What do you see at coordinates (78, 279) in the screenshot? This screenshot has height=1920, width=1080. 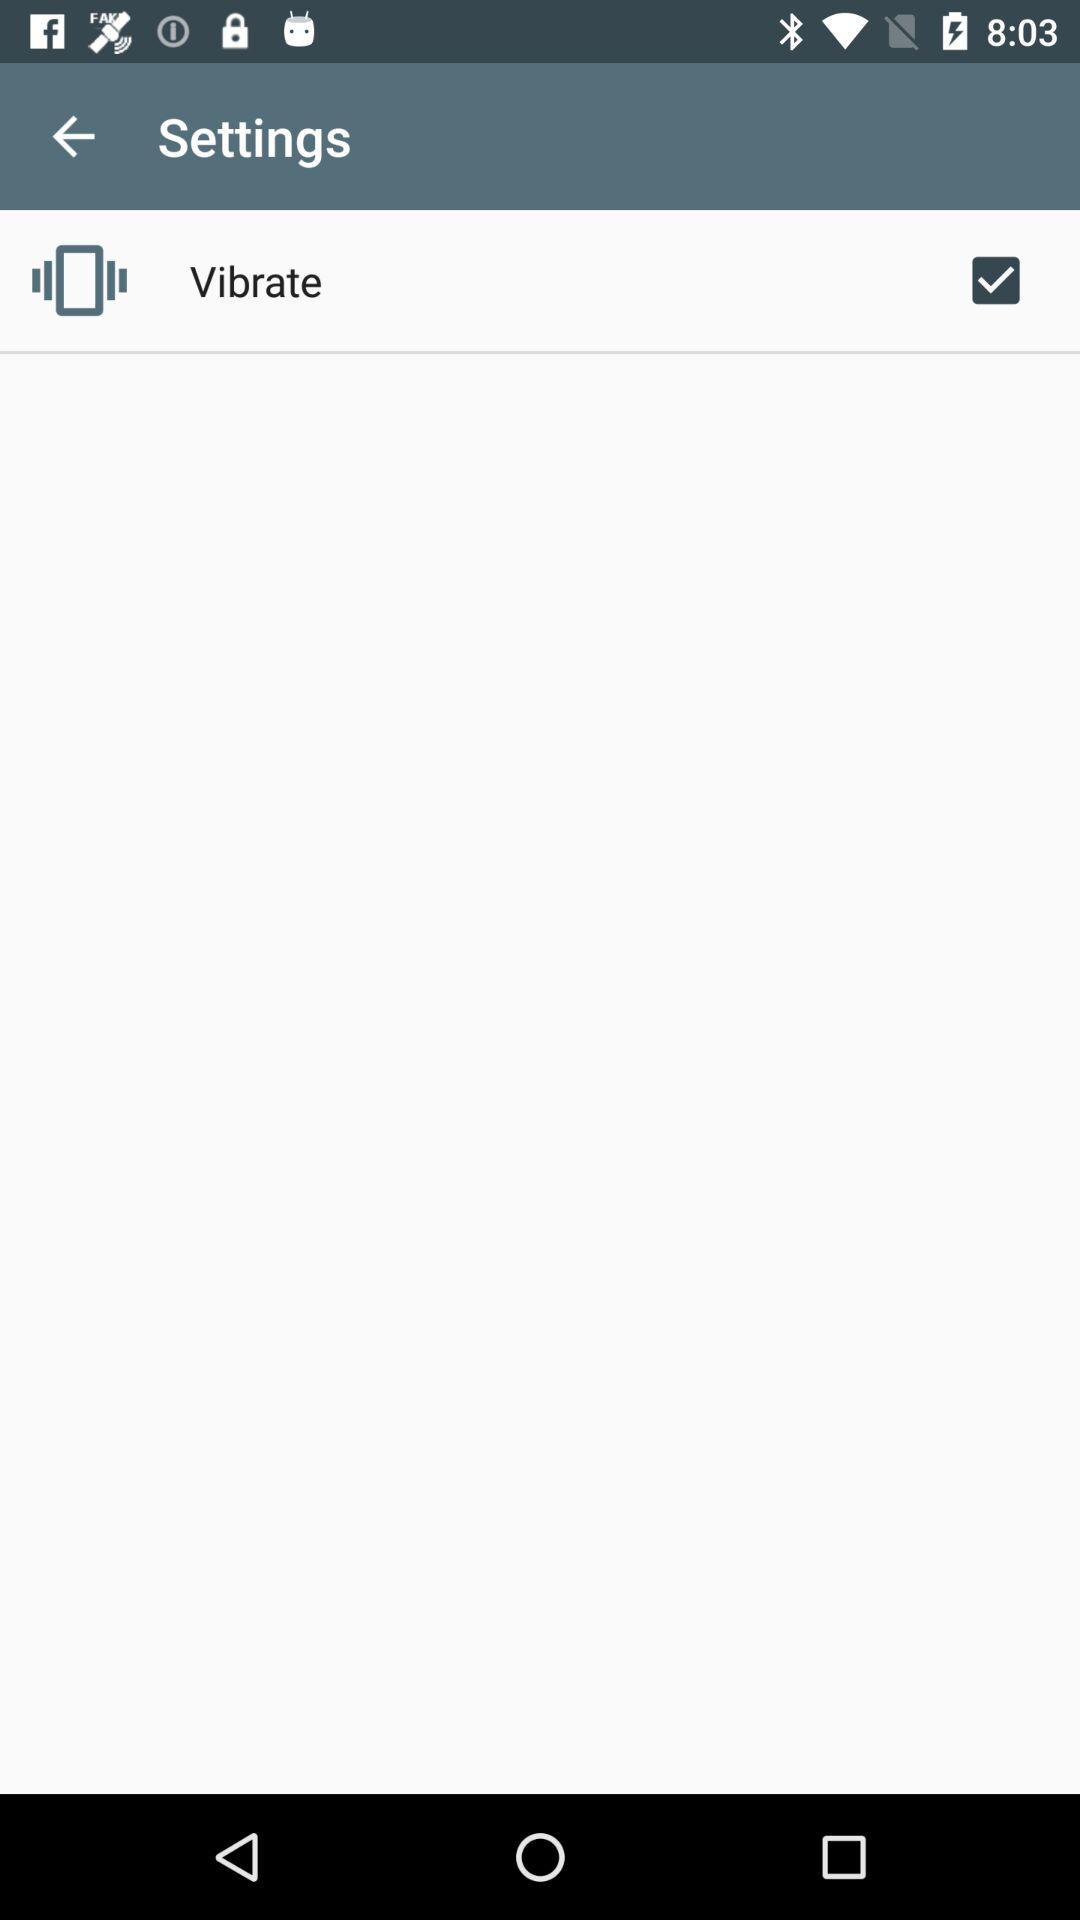 I see `icon next to the vibrate` at bounding box center [78, 279].